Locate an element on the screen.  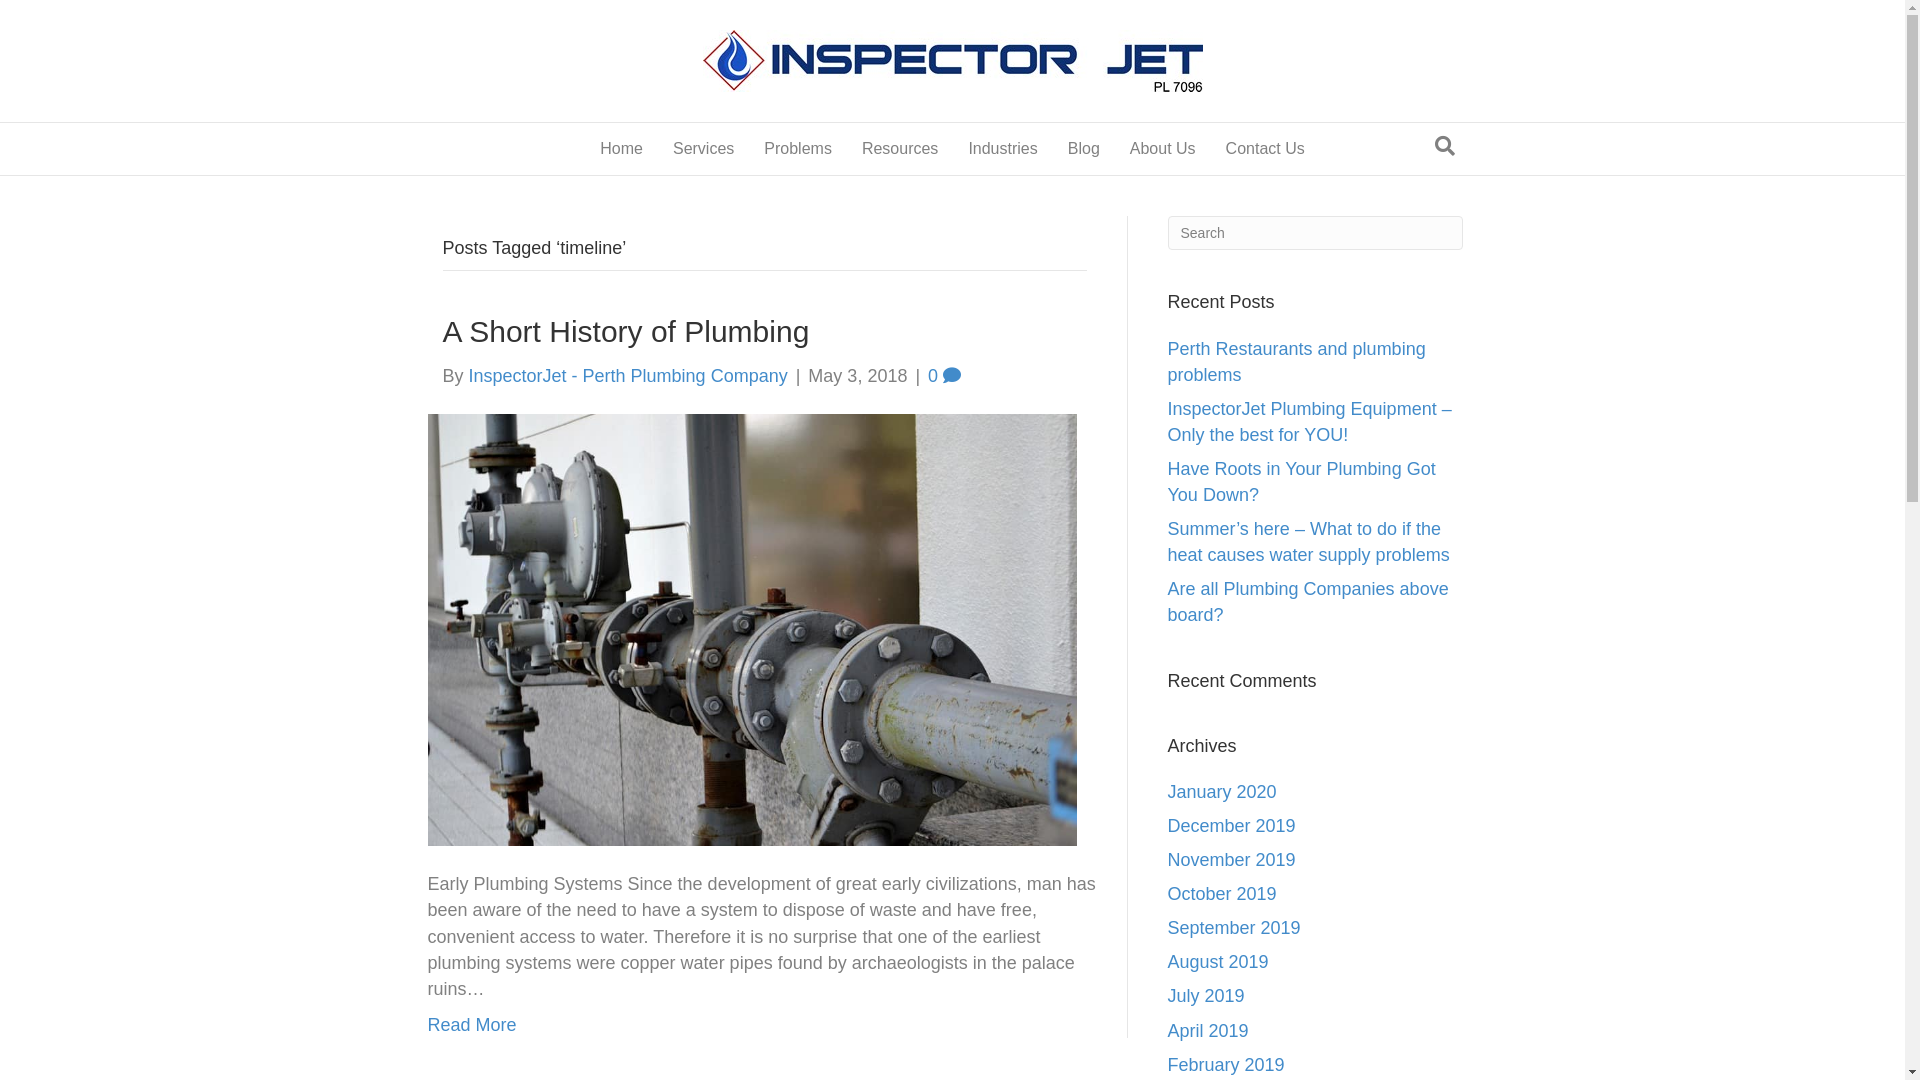
'April 2019' is located at coordinates (1207, 1030).